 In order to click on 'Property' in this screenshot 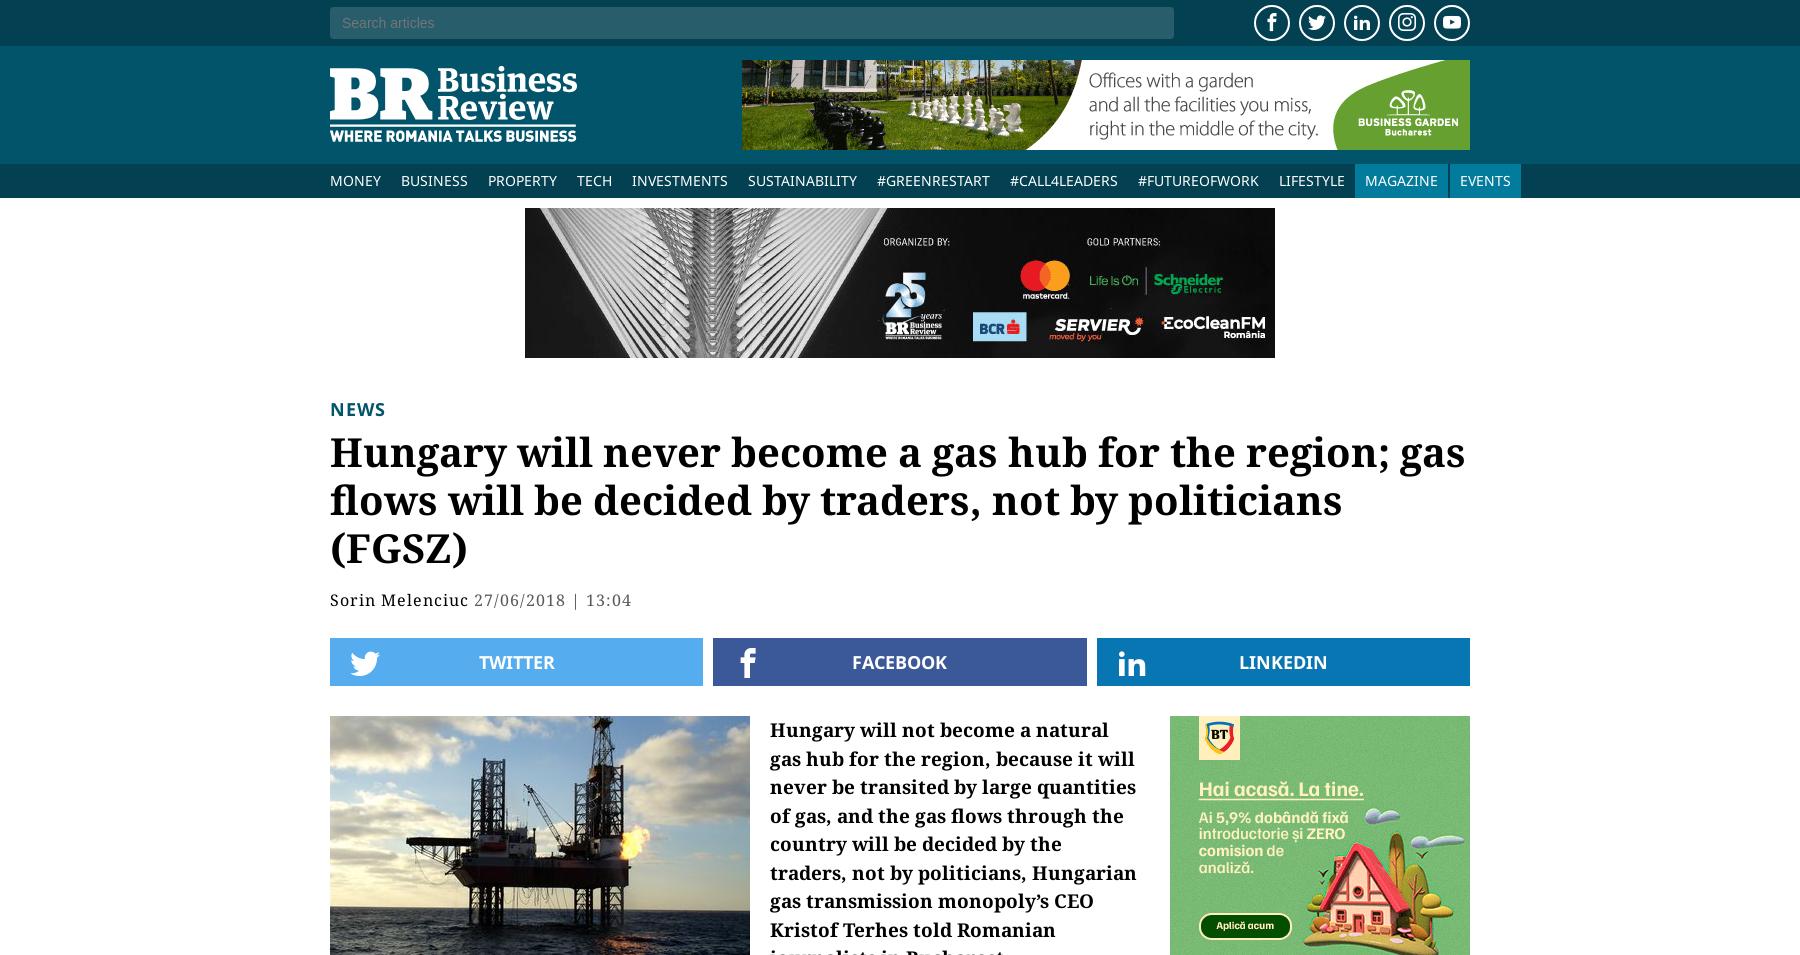, I will do `click(521, 180)`.